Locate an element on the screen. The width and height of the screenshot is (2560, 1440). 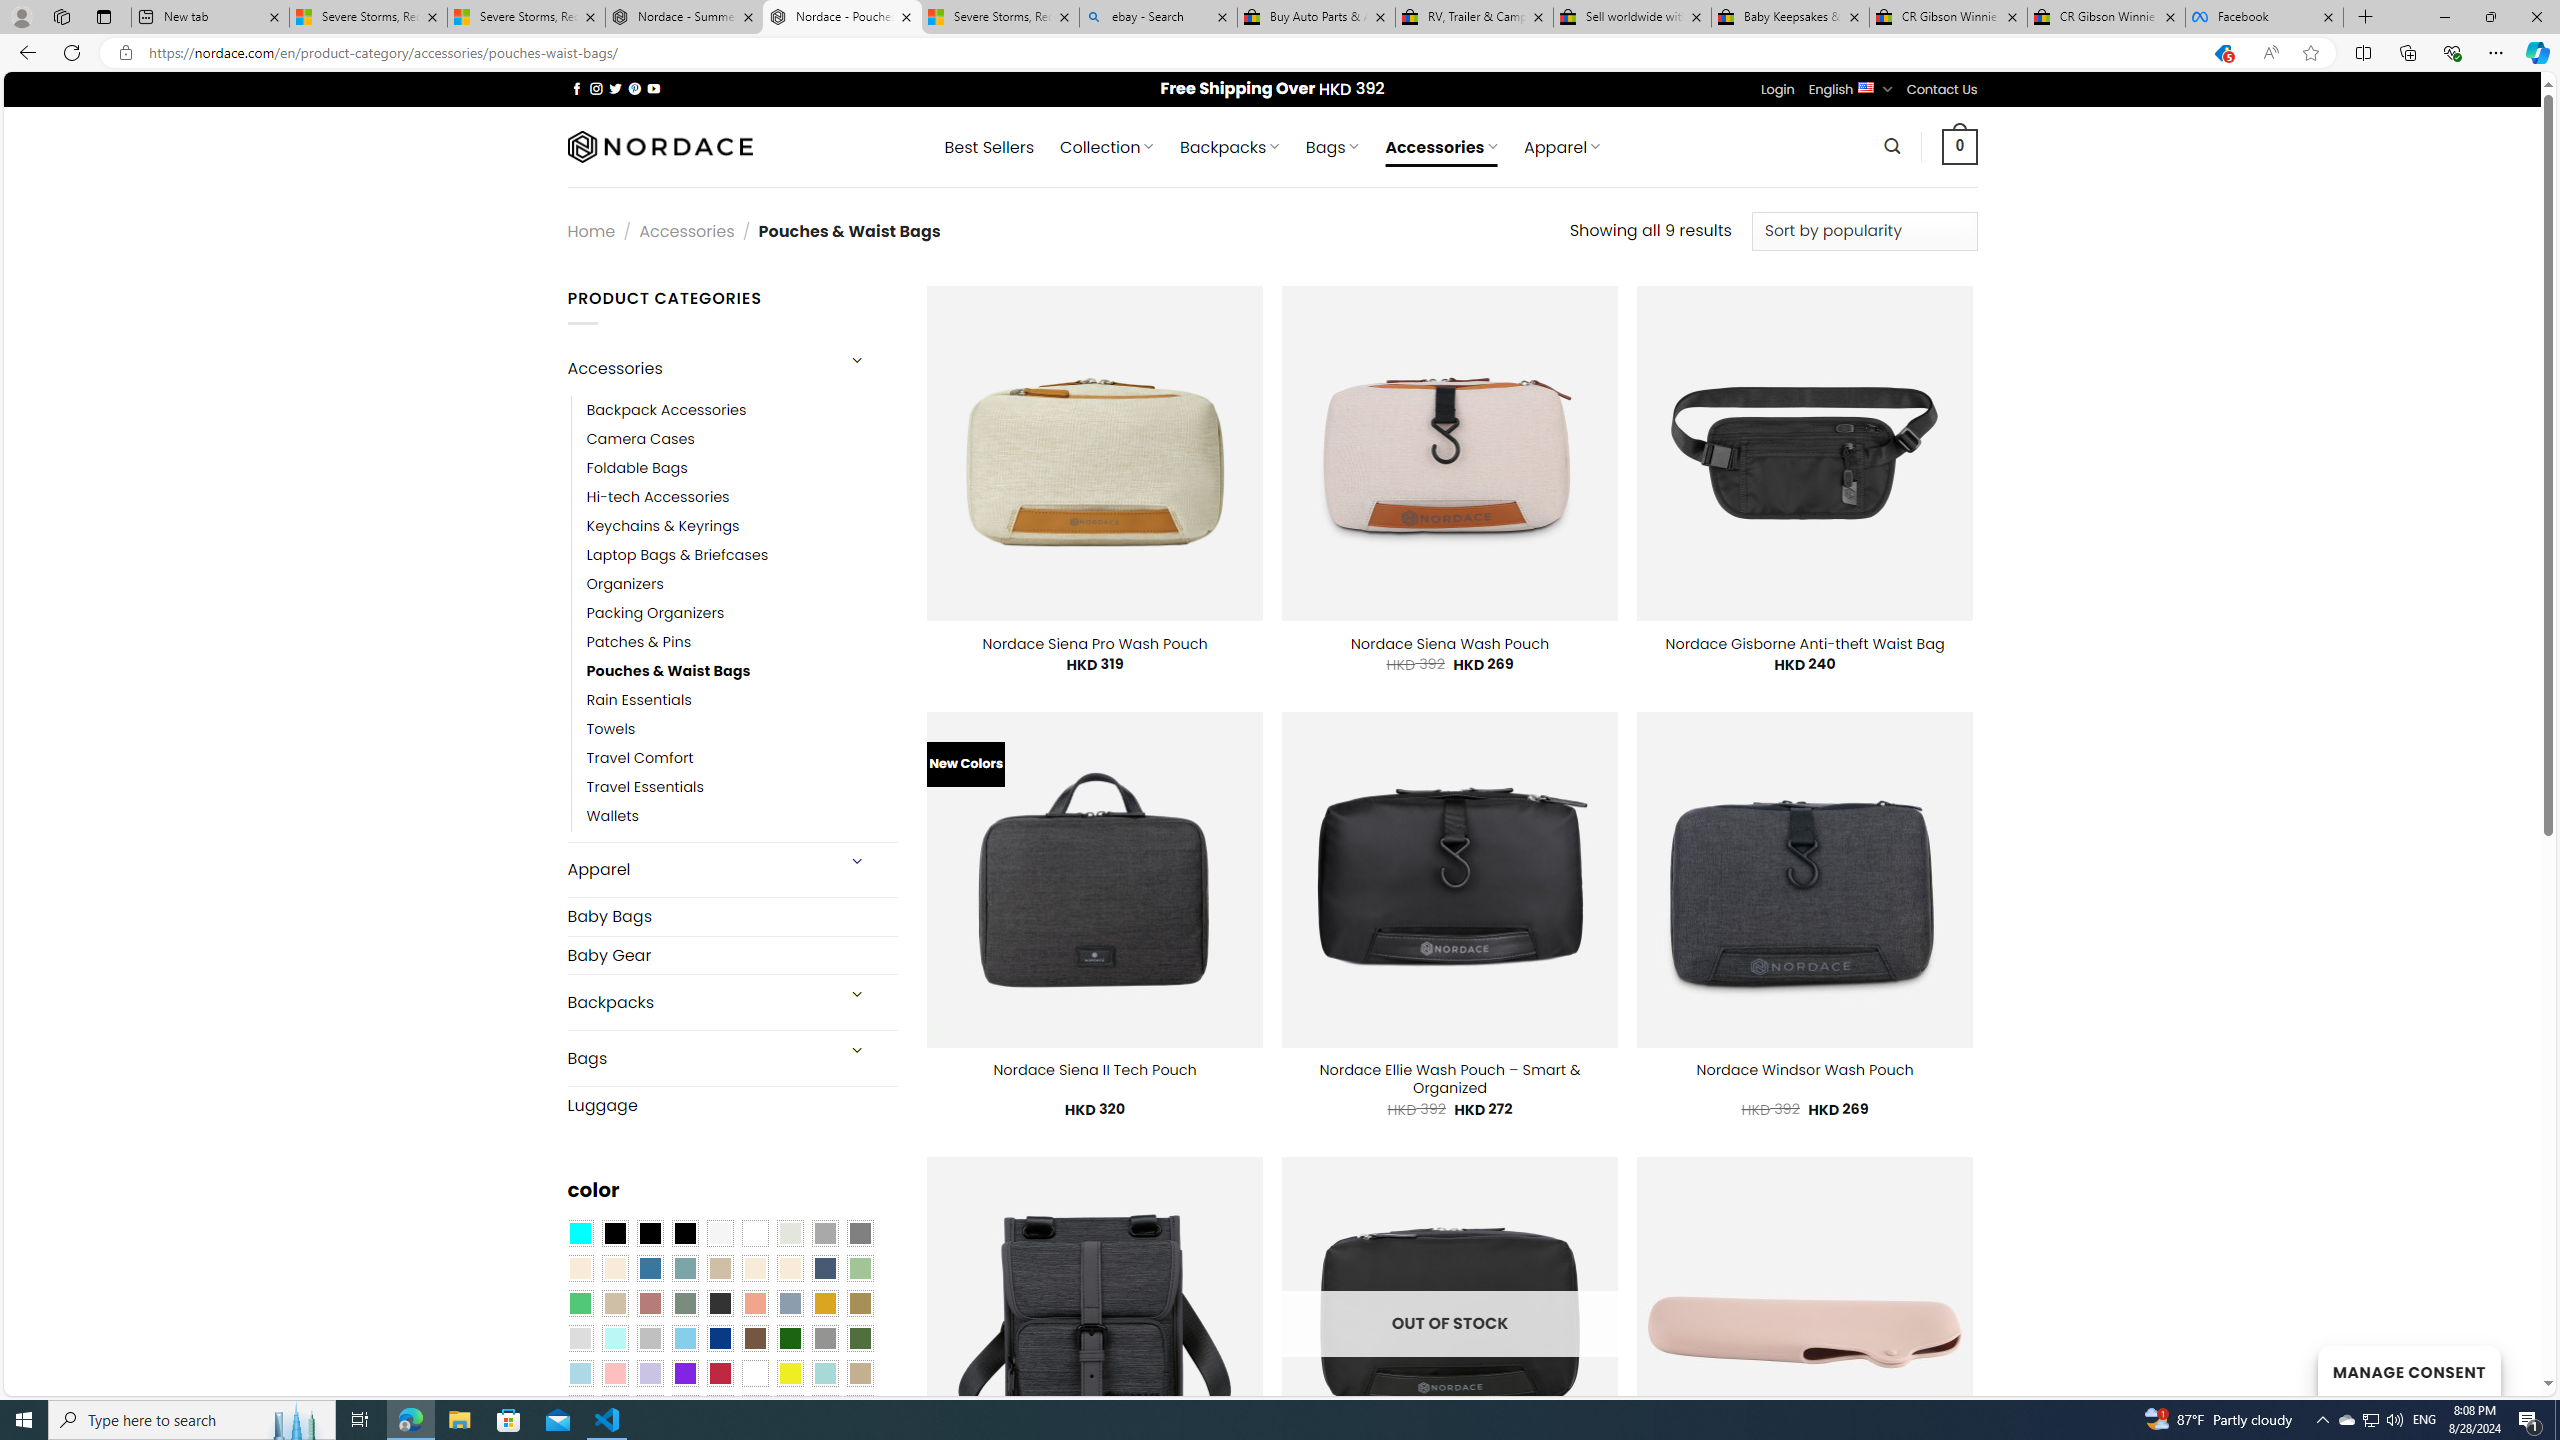
'Caramel' is located at coordinates (754, 1267).